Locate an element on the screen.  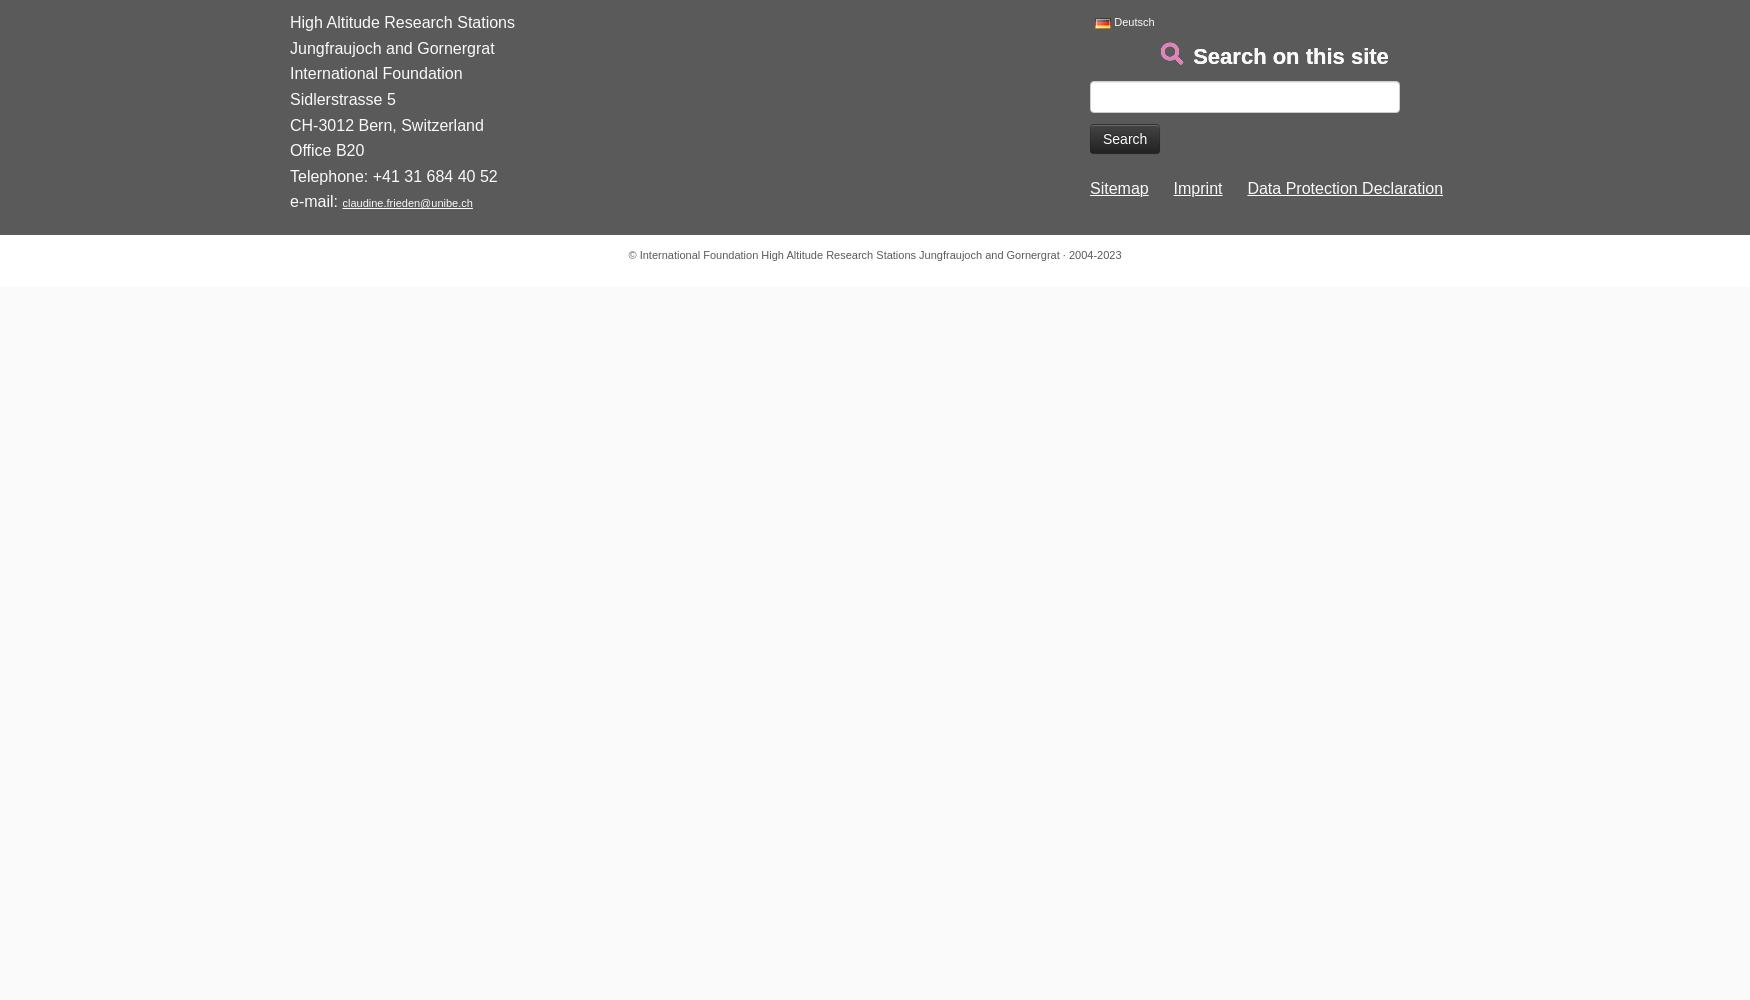
'claudine.frieden@unibe.ch' is located at coordinates (406, 202).